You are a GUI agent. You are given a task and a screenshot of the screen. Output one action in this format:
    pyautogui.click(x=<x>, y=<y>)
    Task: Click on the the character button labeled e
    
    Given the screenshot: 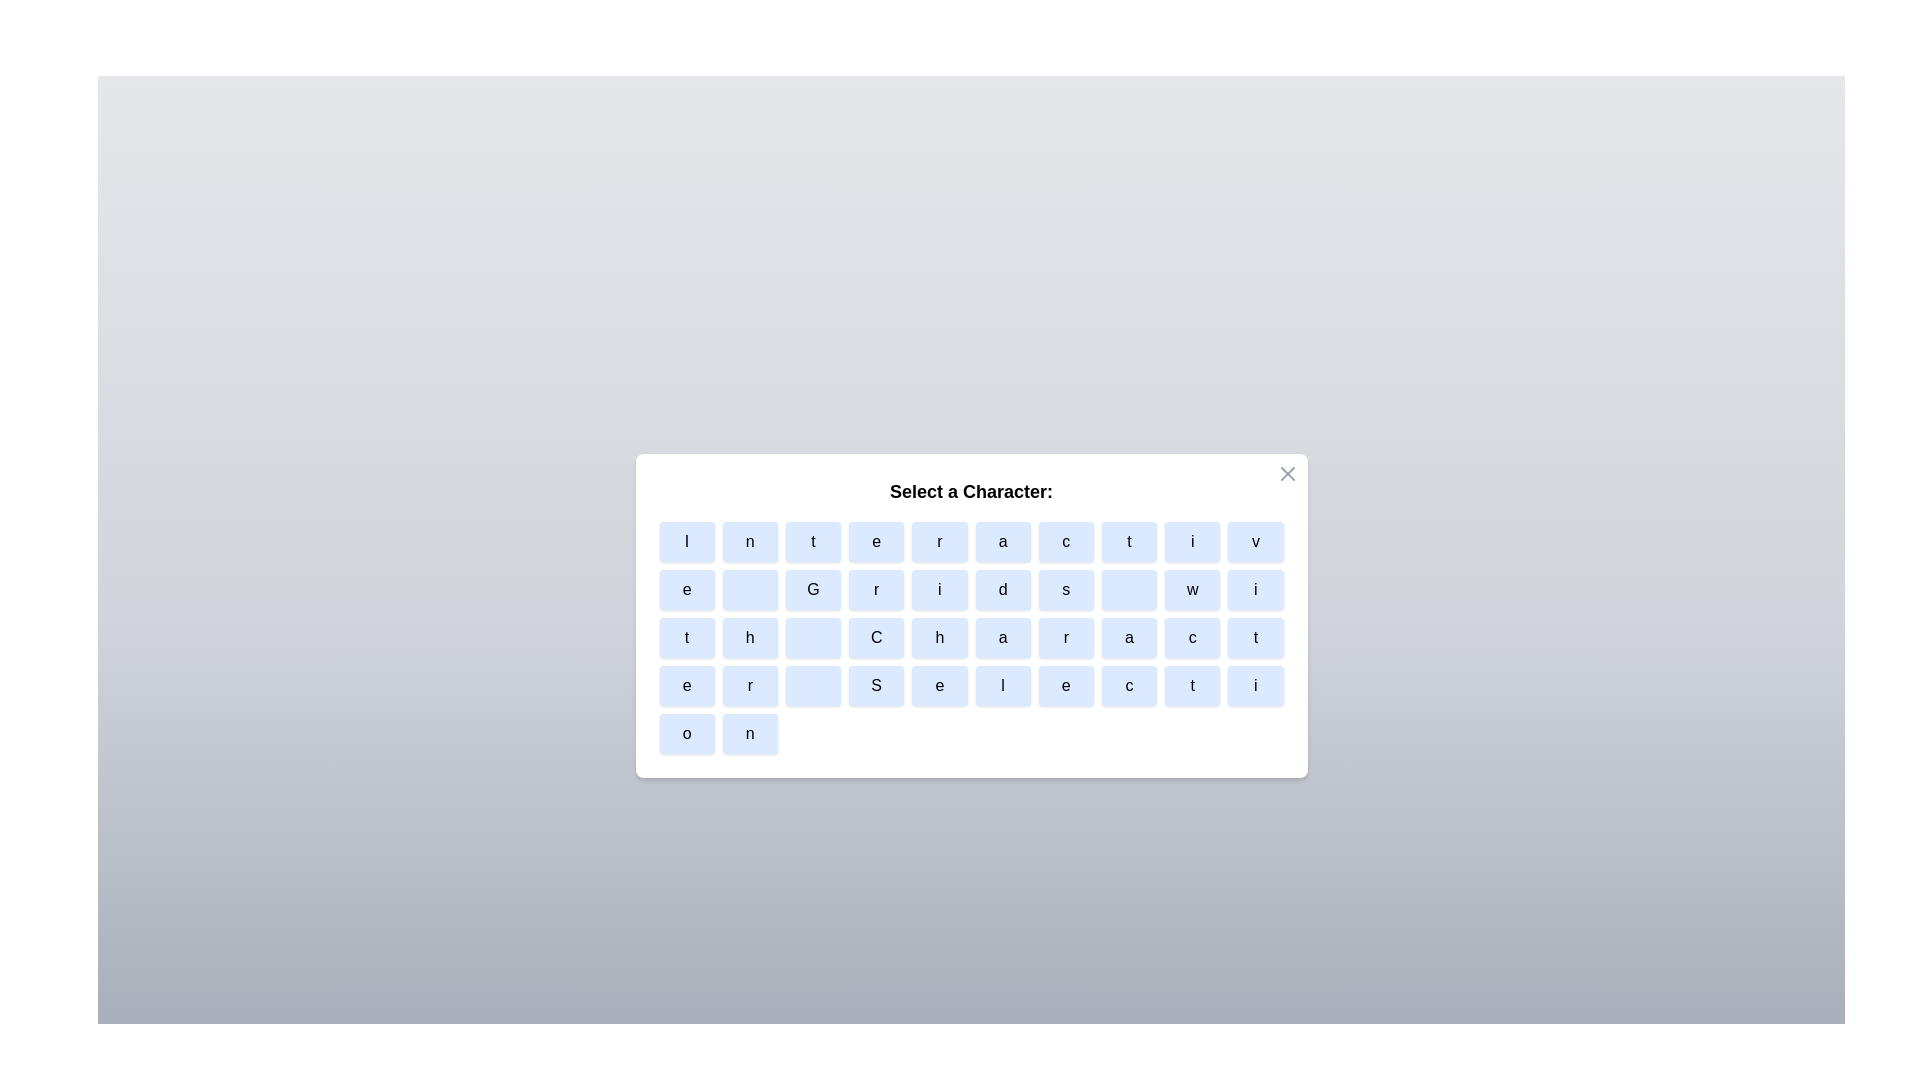 What is the action you would take?
    pyautogui.click(x=876, y=542)
    